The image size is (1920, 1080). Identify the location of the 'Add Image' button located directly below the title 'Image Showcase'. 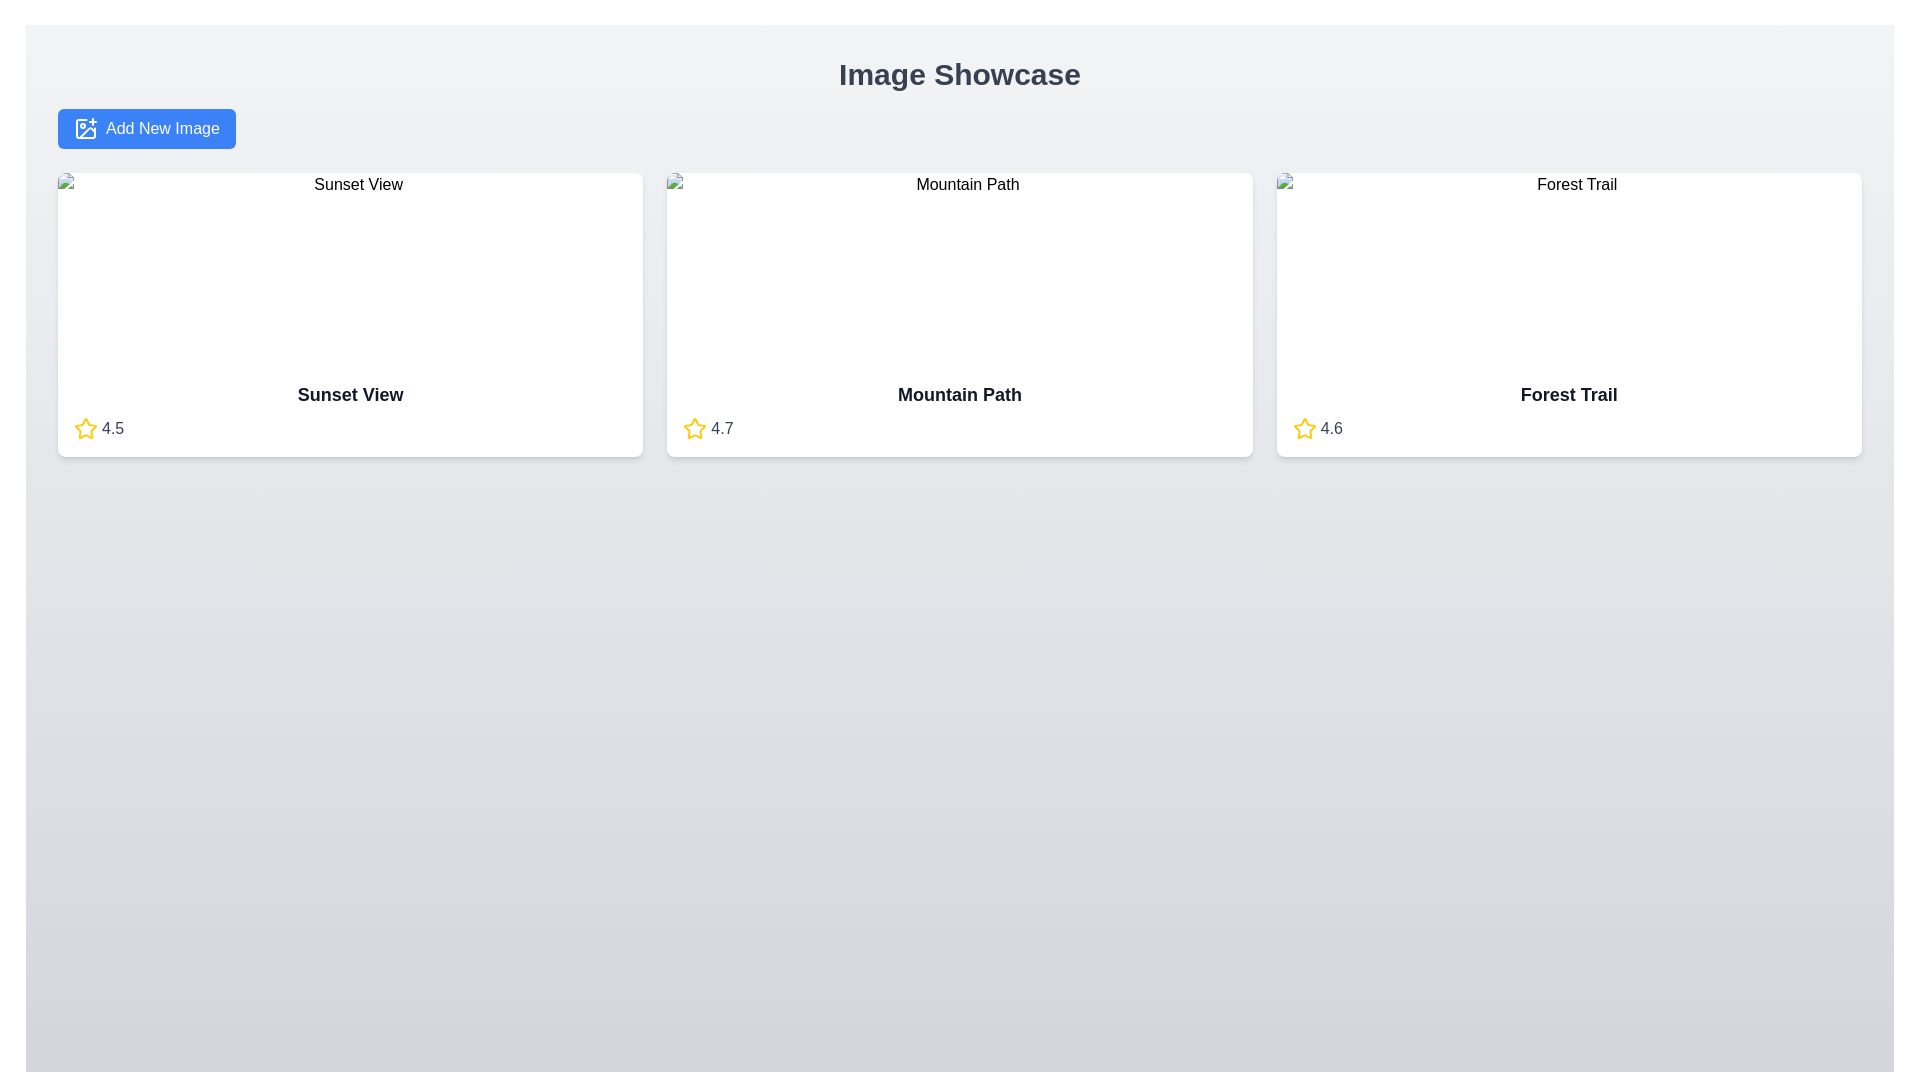
(145, 128).